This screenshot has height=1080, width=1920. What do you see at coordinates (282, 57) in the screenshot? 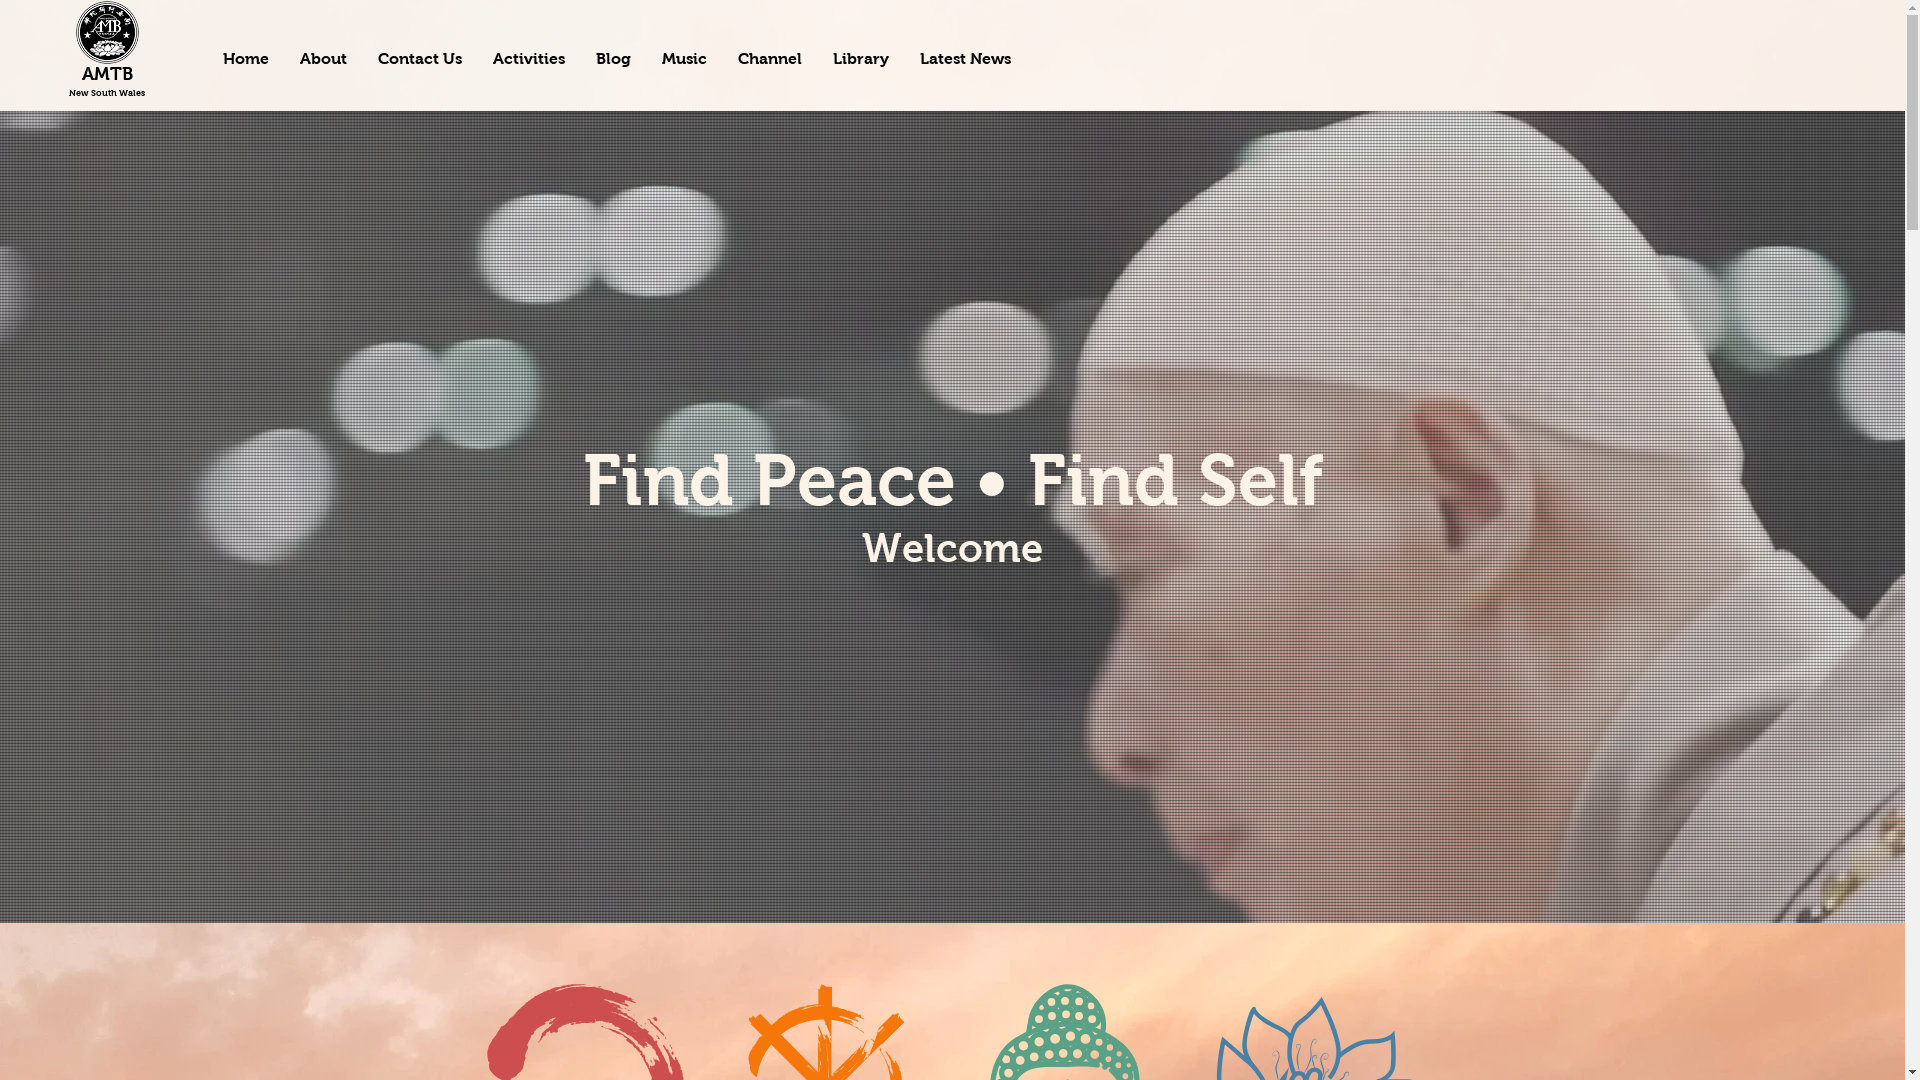
I see `'About'` at bounding box center [282, 57].